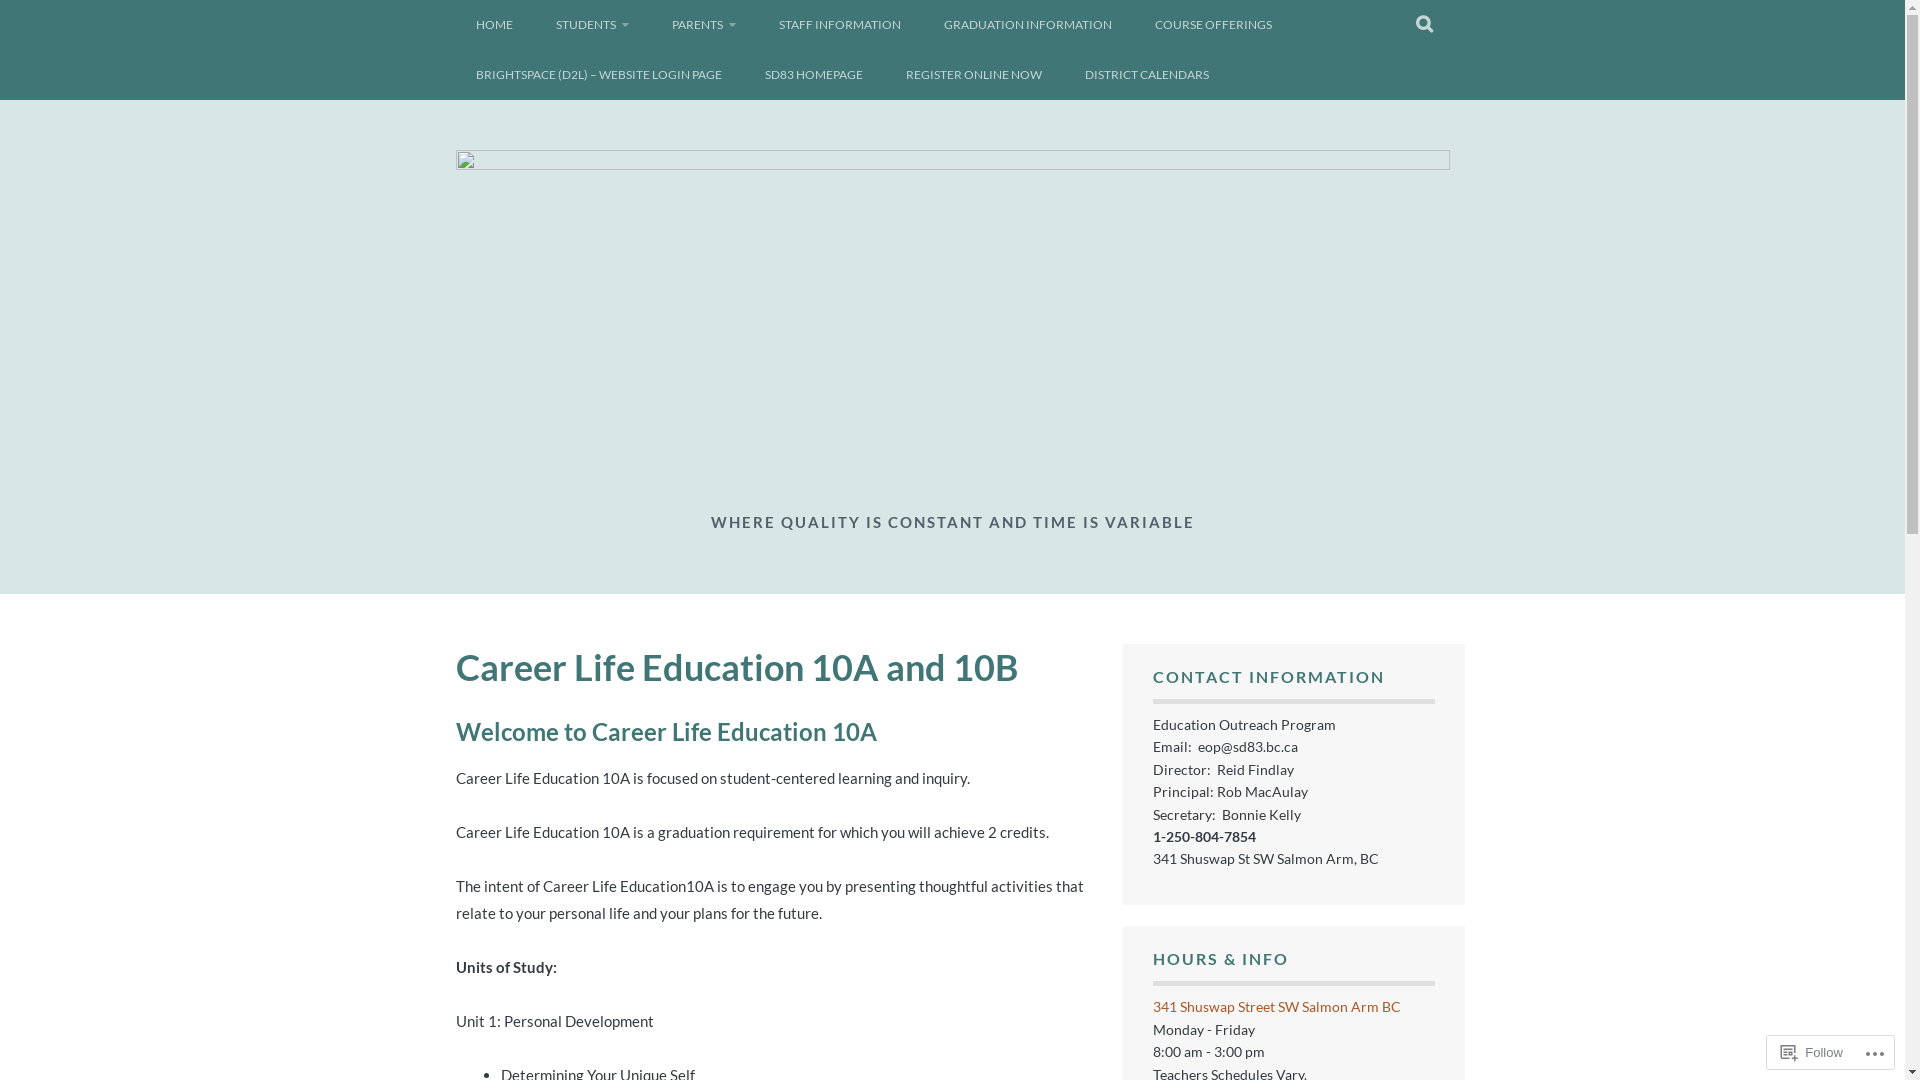 The image size is (1920, 1080). I want to click on '341 Shuswap Street SW Salmon Arm BC', so click(1275, 1006).